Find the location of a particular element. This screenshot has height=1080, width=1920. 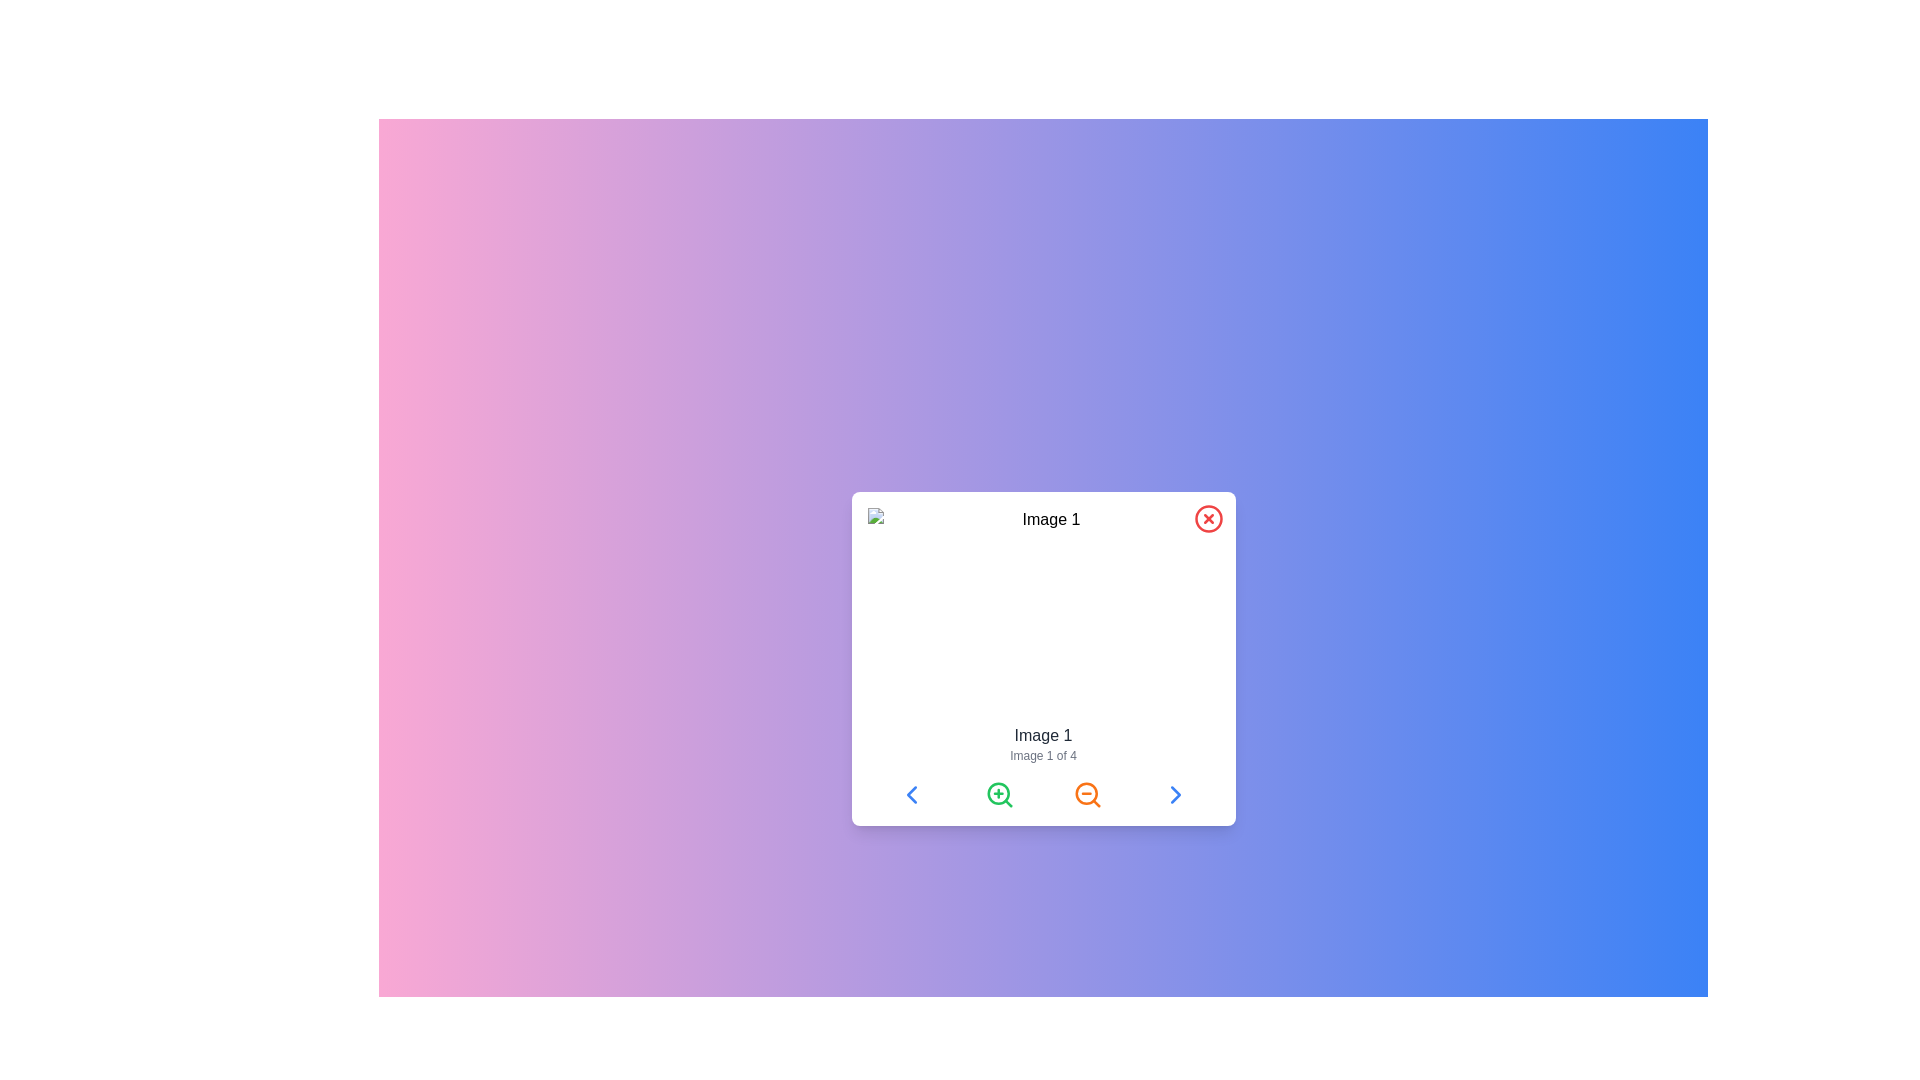

the decorative circle in the top-right corner of the modal that represents the close functionality is located at coordinates (1207, 518).